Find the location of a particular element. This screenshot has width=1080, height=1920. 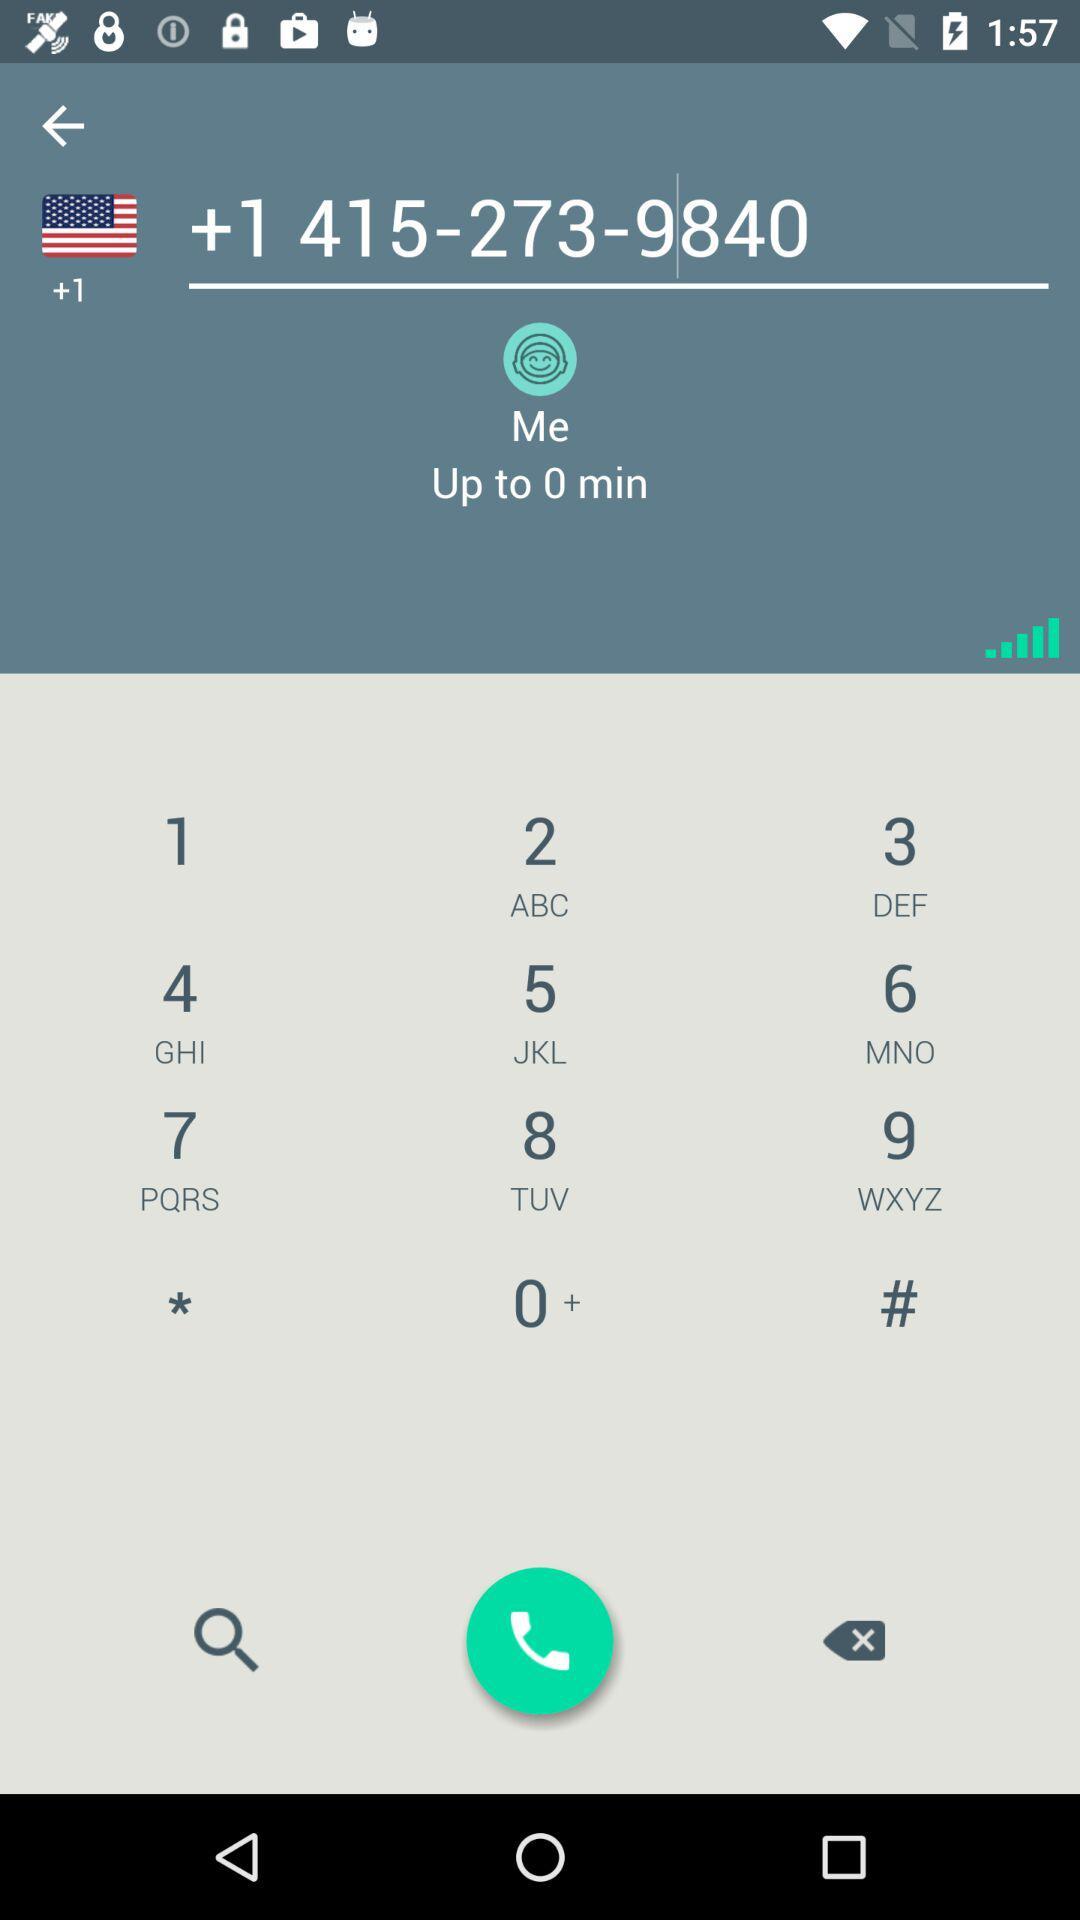

go back is located at coordinates (61, 124).